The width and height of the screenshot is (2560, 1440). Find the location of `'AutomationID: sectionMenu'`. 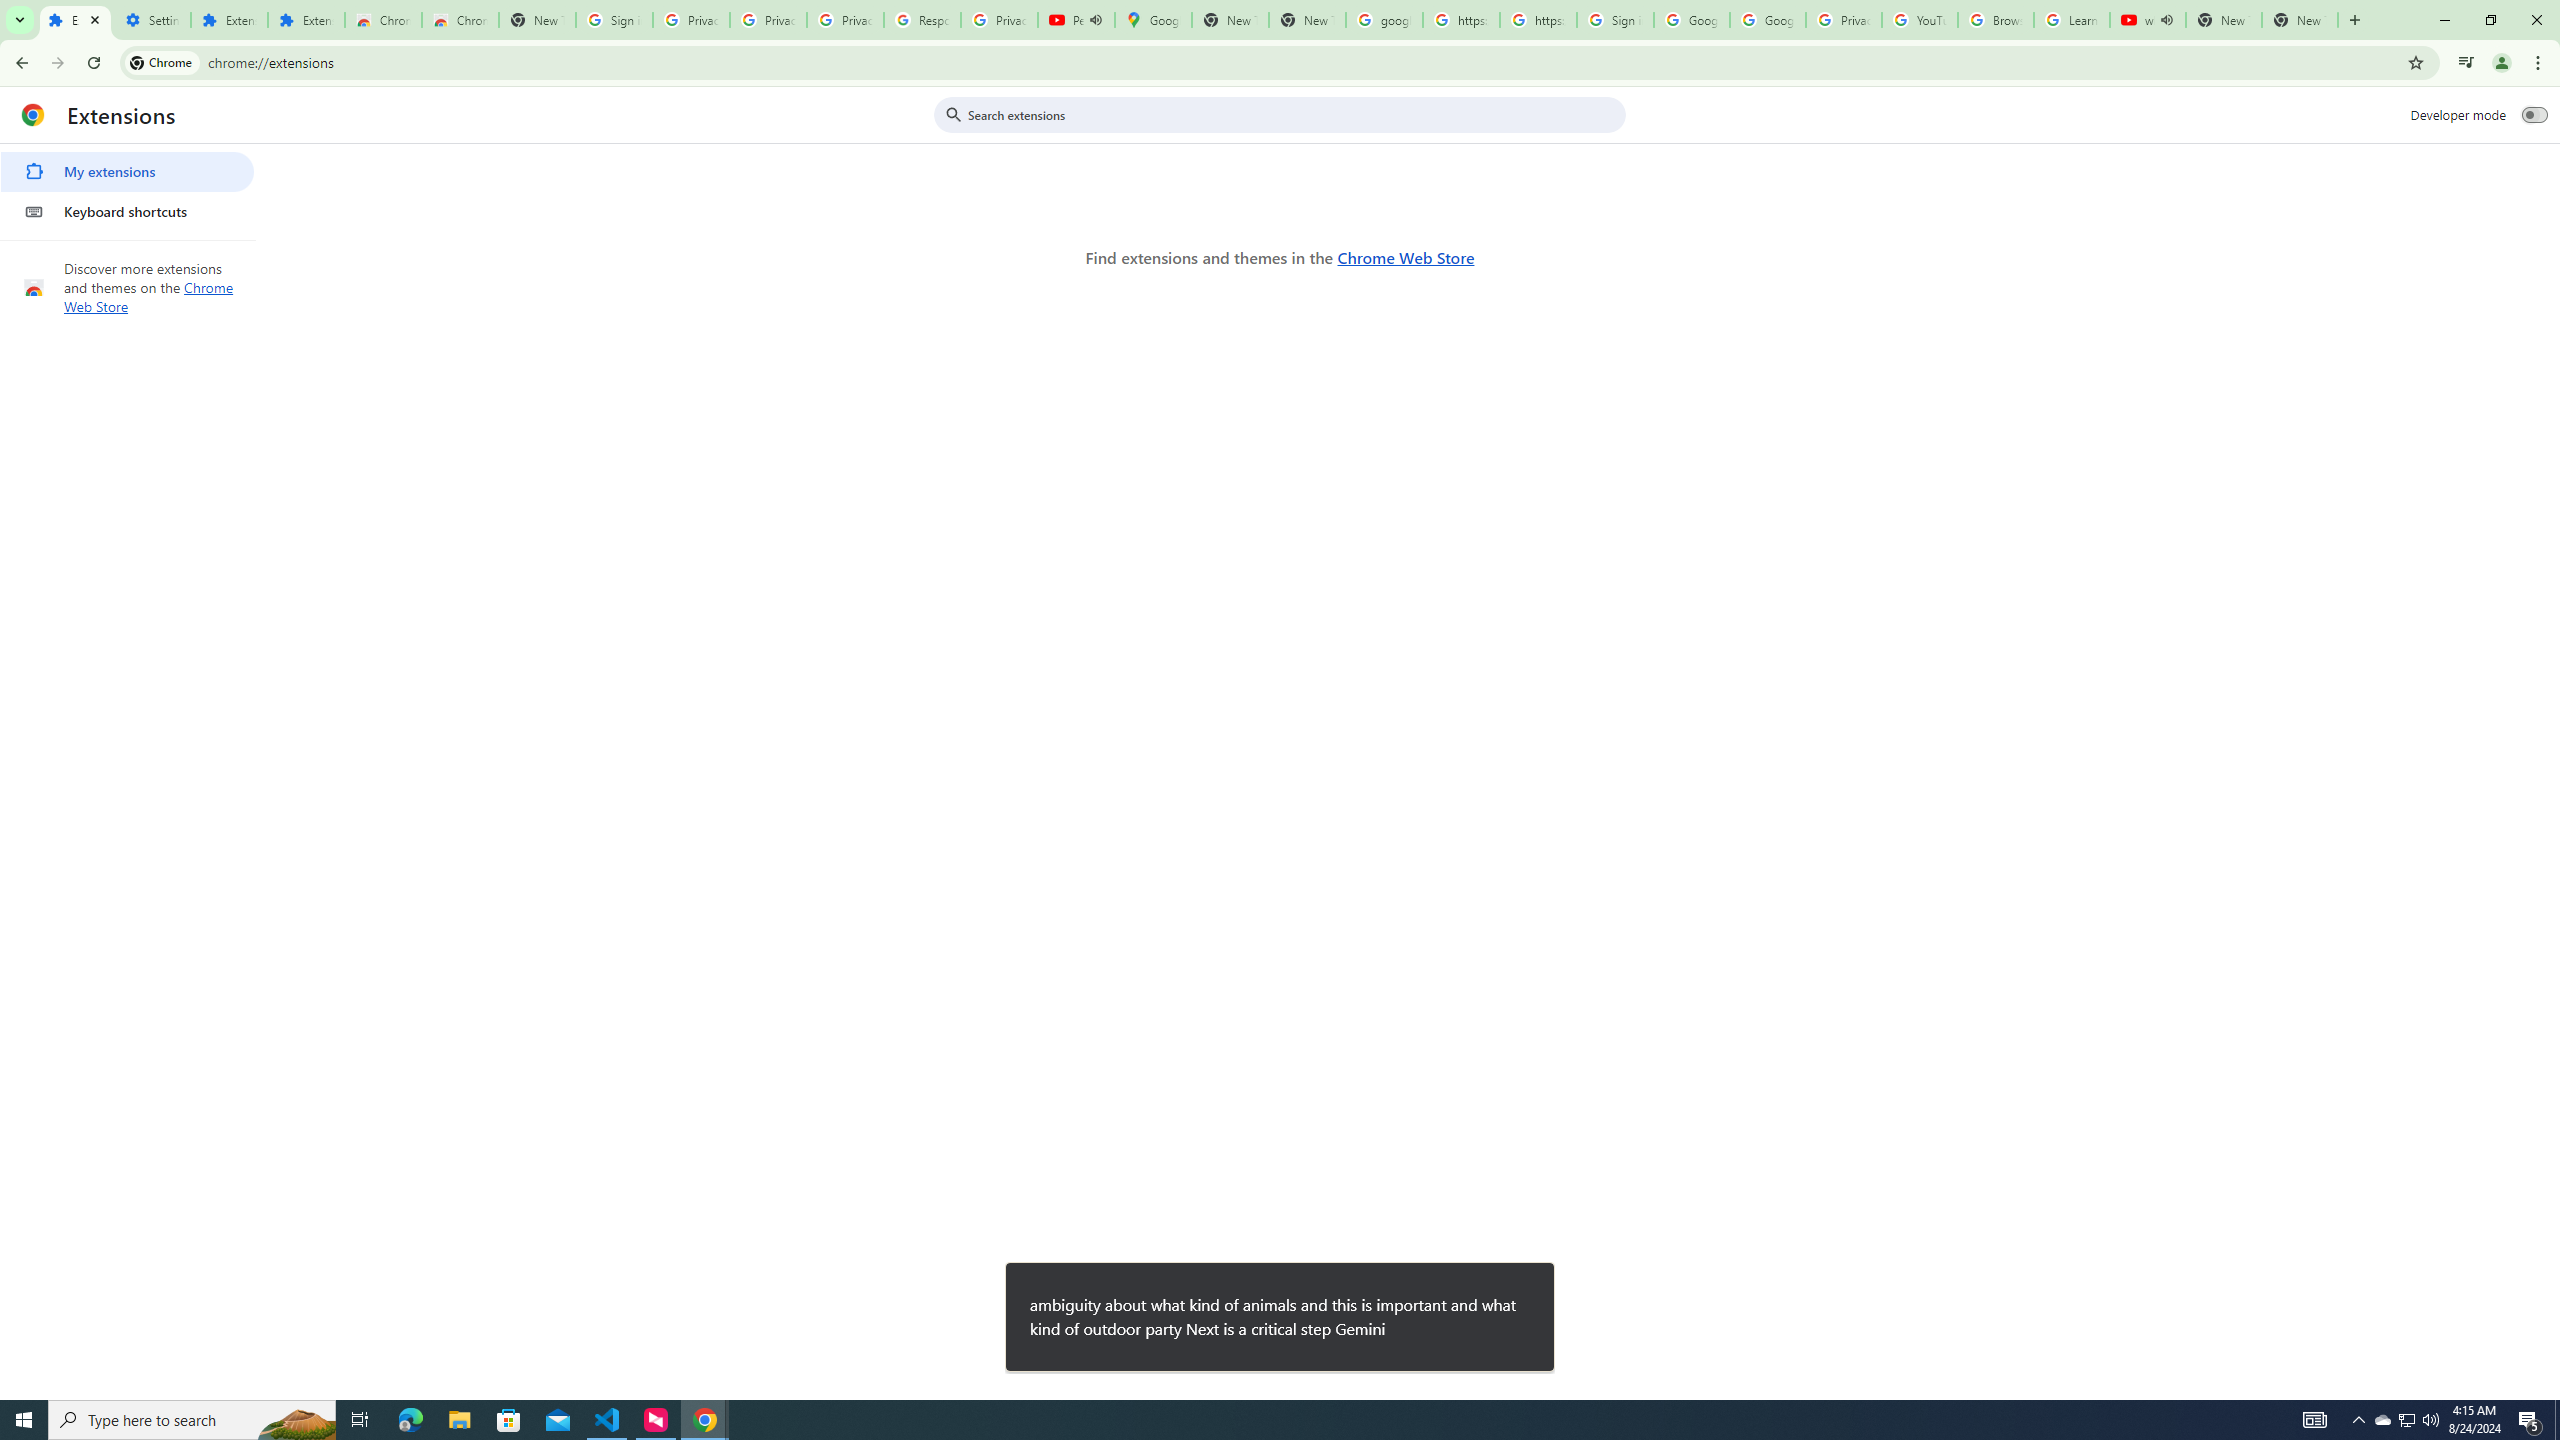

'AutomationID: sectionMenu' is located at coordinates (127, 187).